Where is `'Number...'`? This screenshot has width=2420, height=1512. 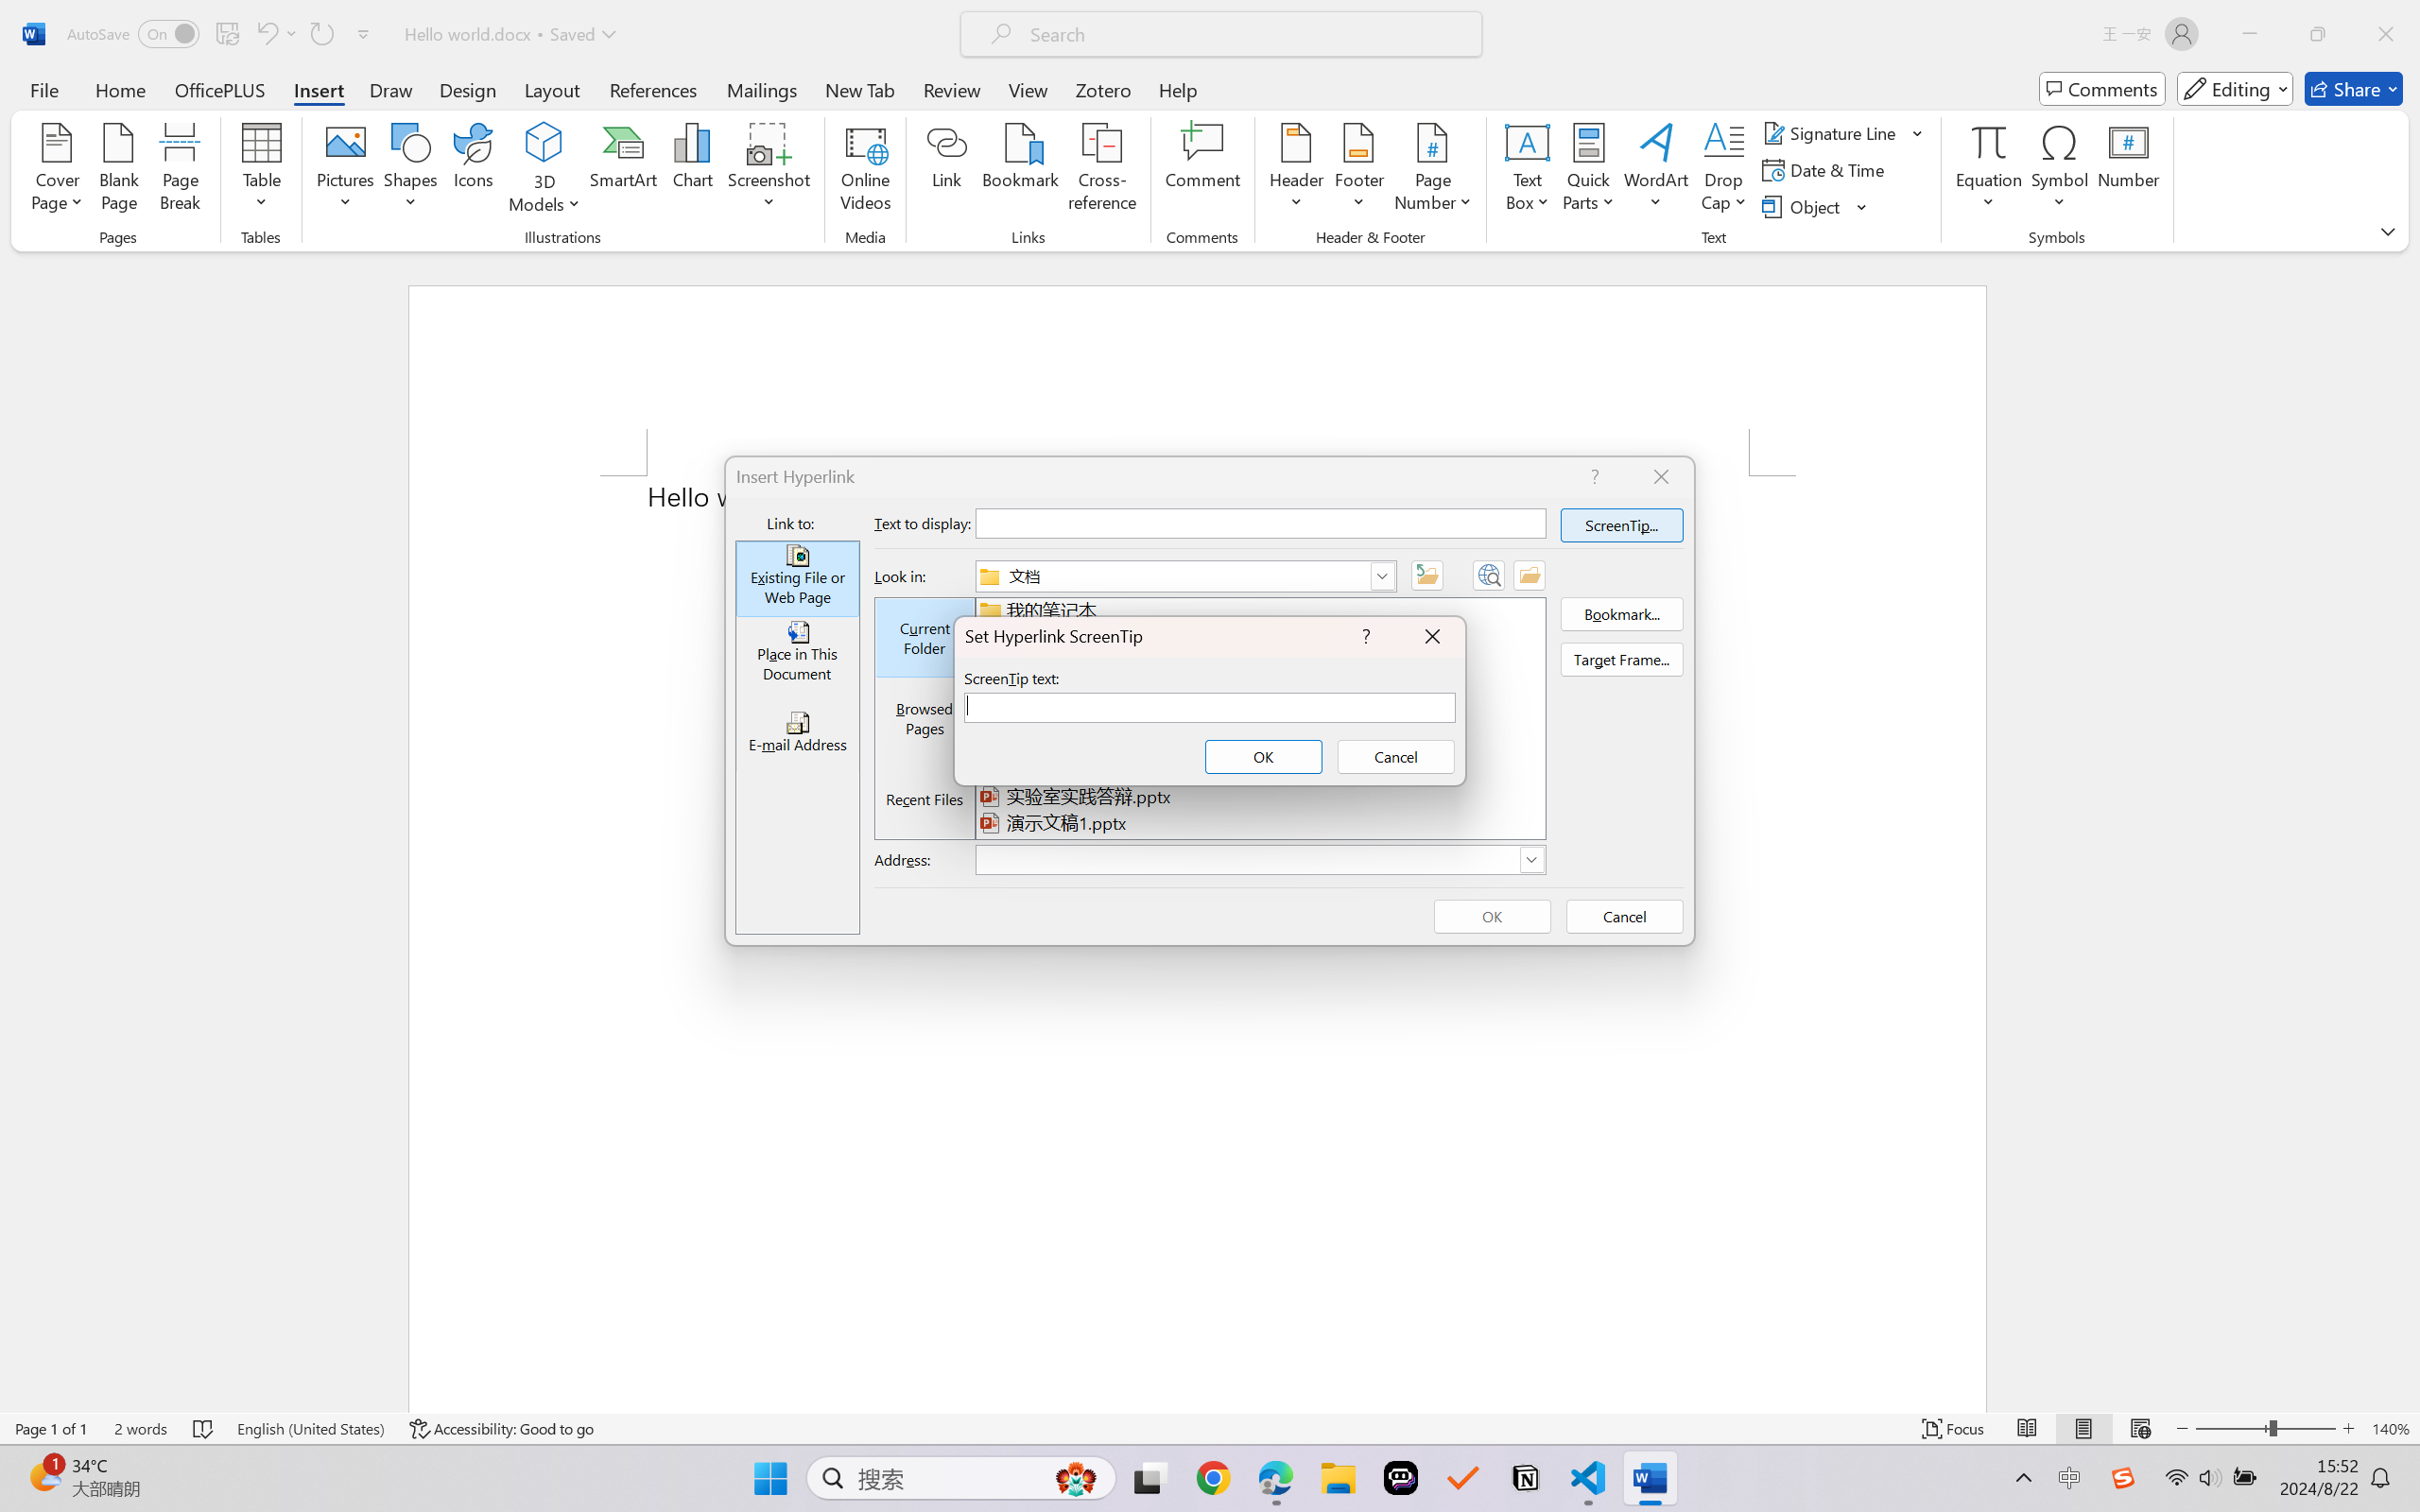 'Number...' is located at coordinates (2129, 170).